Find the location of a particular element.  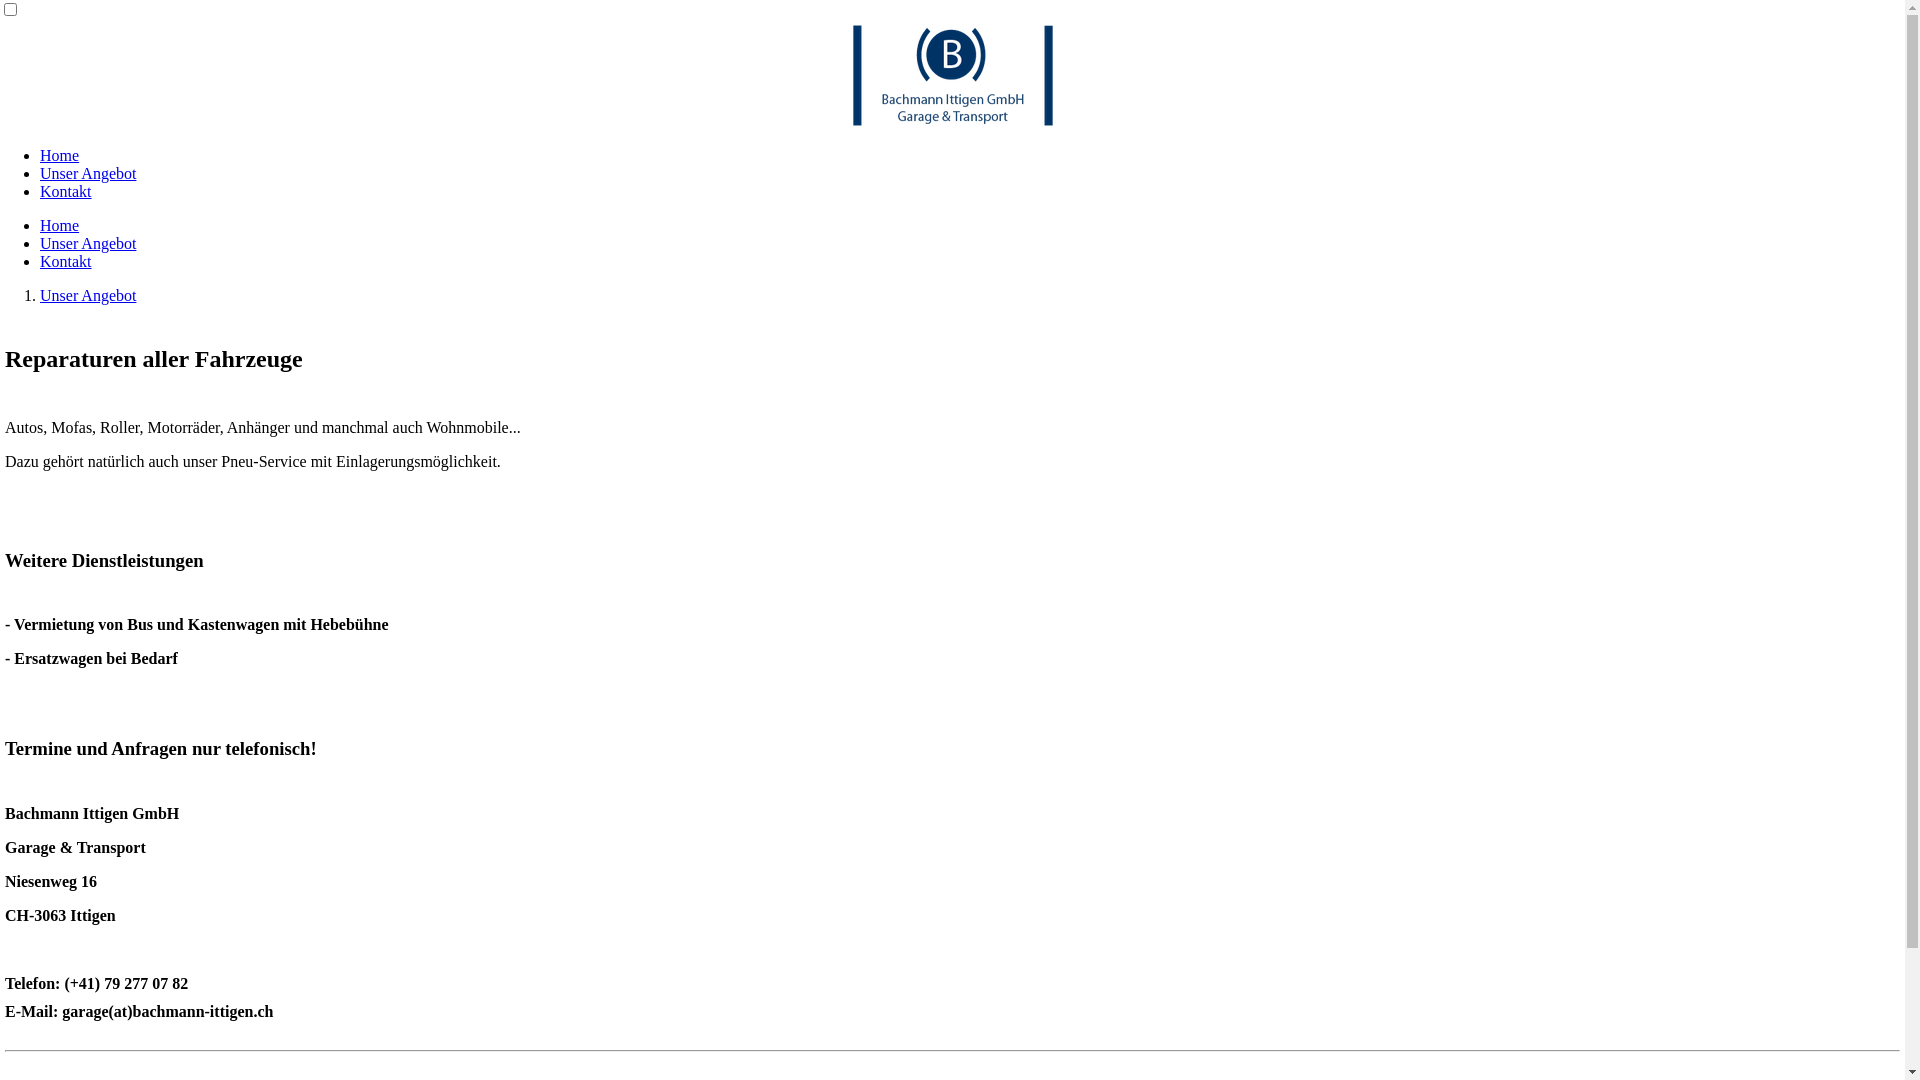

'Kontakt' is located at coordinates (66, 191).